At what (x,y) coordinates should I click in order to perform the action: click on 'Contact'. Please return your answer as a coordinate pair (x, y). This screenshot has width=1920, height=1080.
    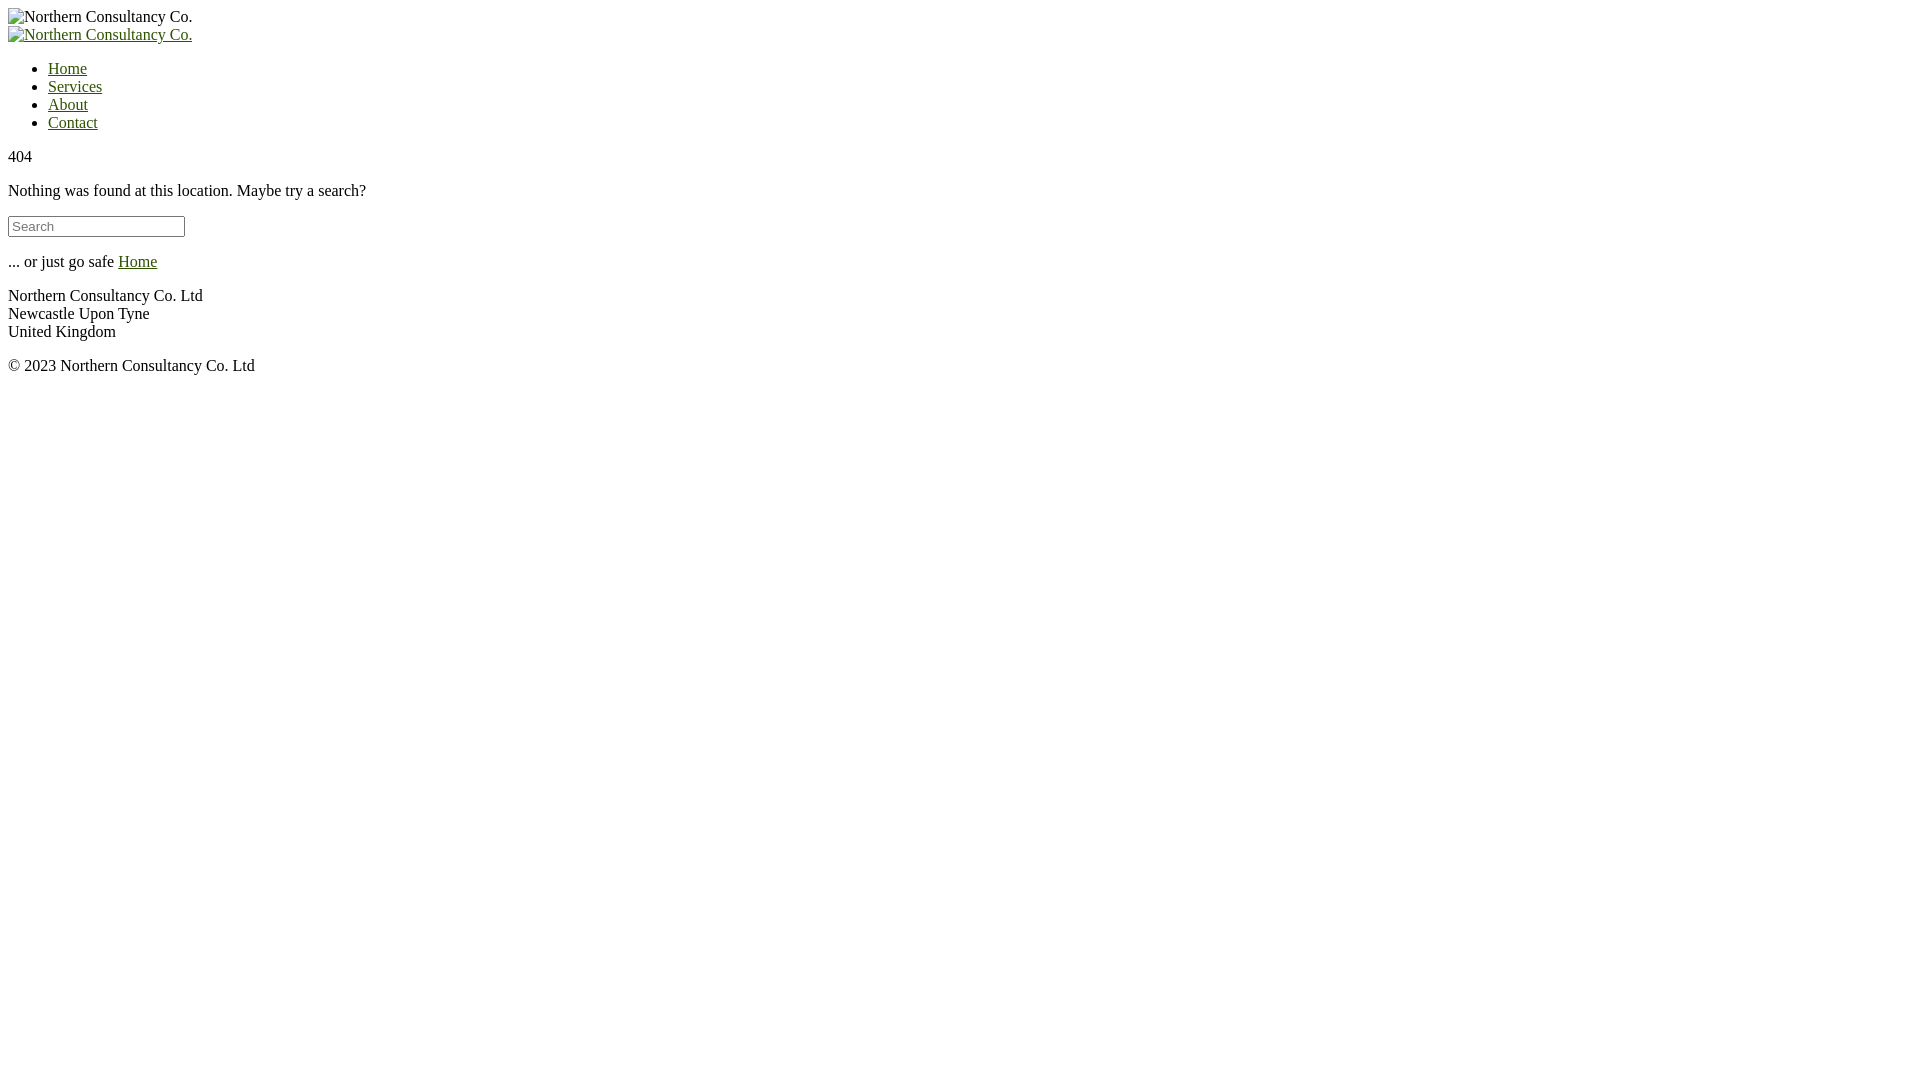
    Looking at the image, I should click on (72, 122).